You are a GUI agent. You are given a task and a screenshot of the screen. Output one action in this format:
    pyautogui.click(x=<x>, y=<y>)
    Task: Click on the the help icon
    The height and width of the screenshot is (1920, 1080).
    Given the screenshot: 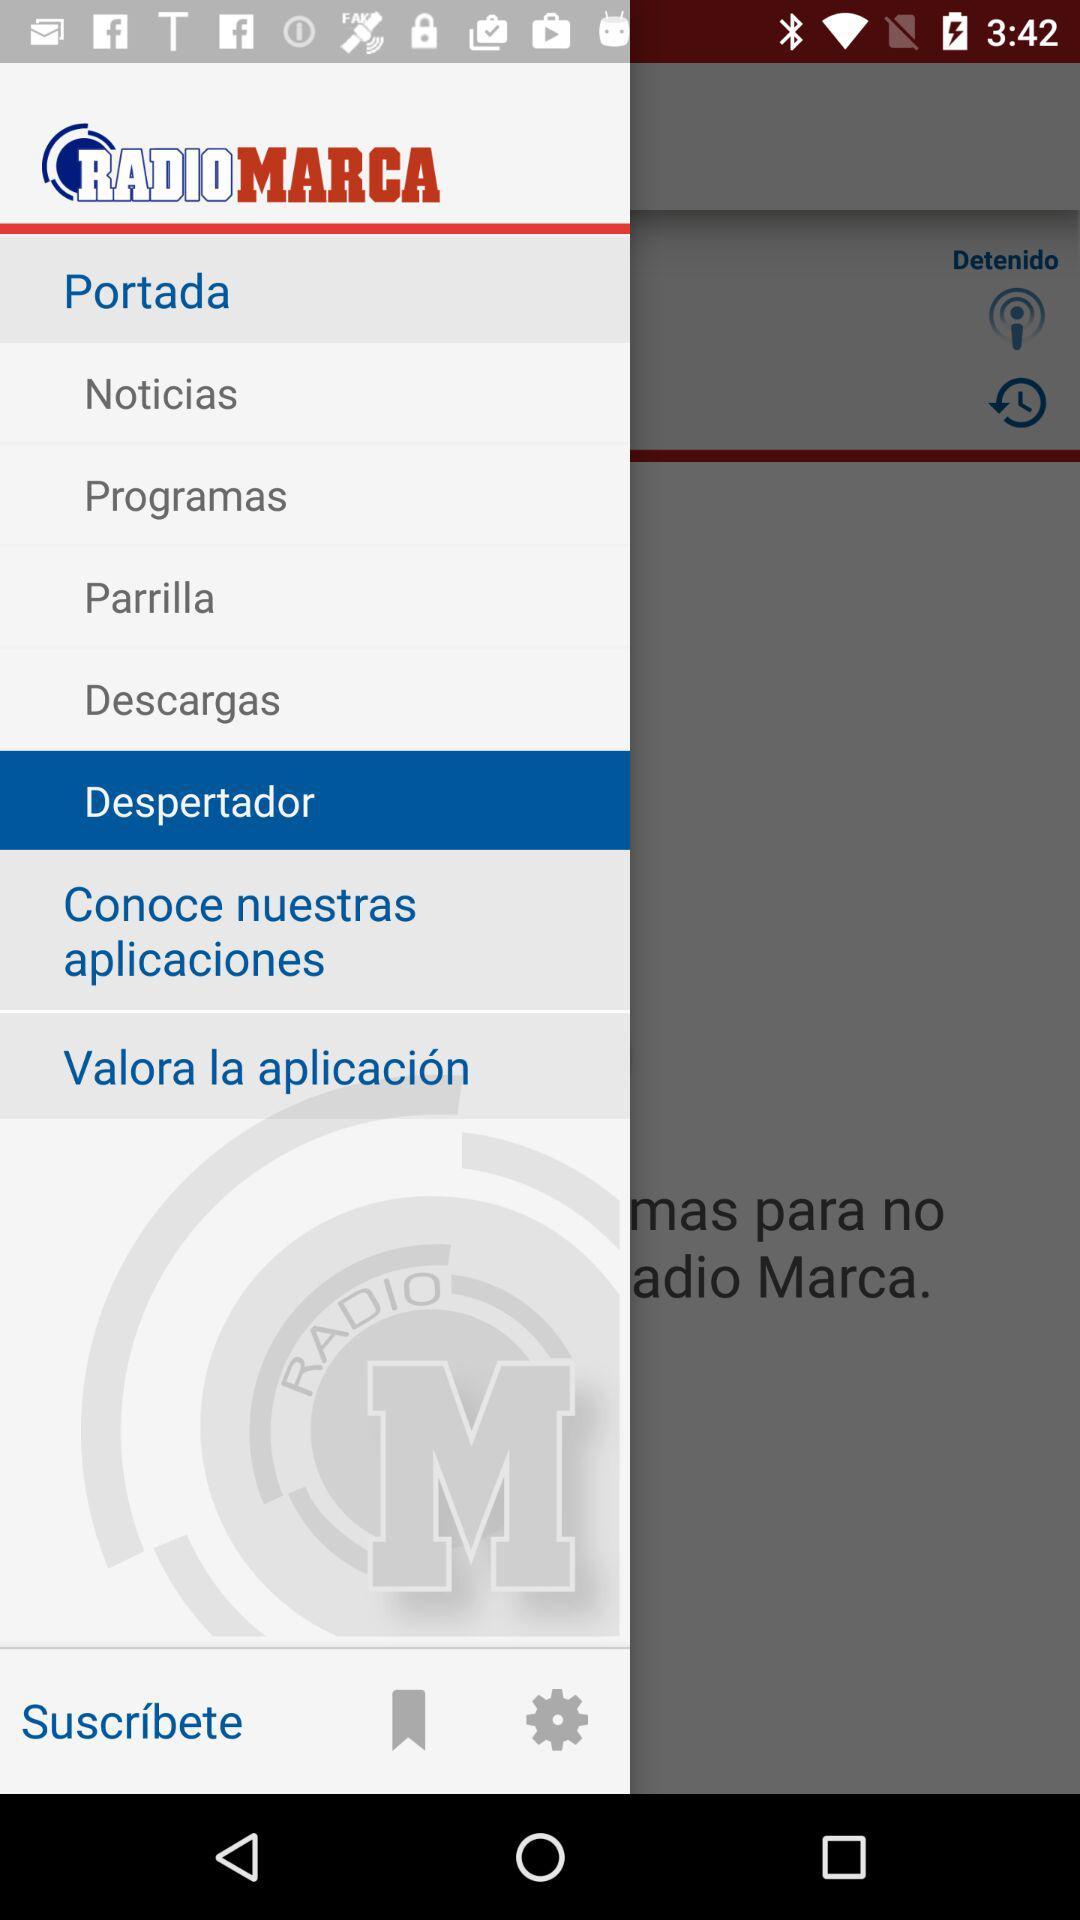 What is the action you would take?
    pyautogui.click(x=1017, y=317)
    